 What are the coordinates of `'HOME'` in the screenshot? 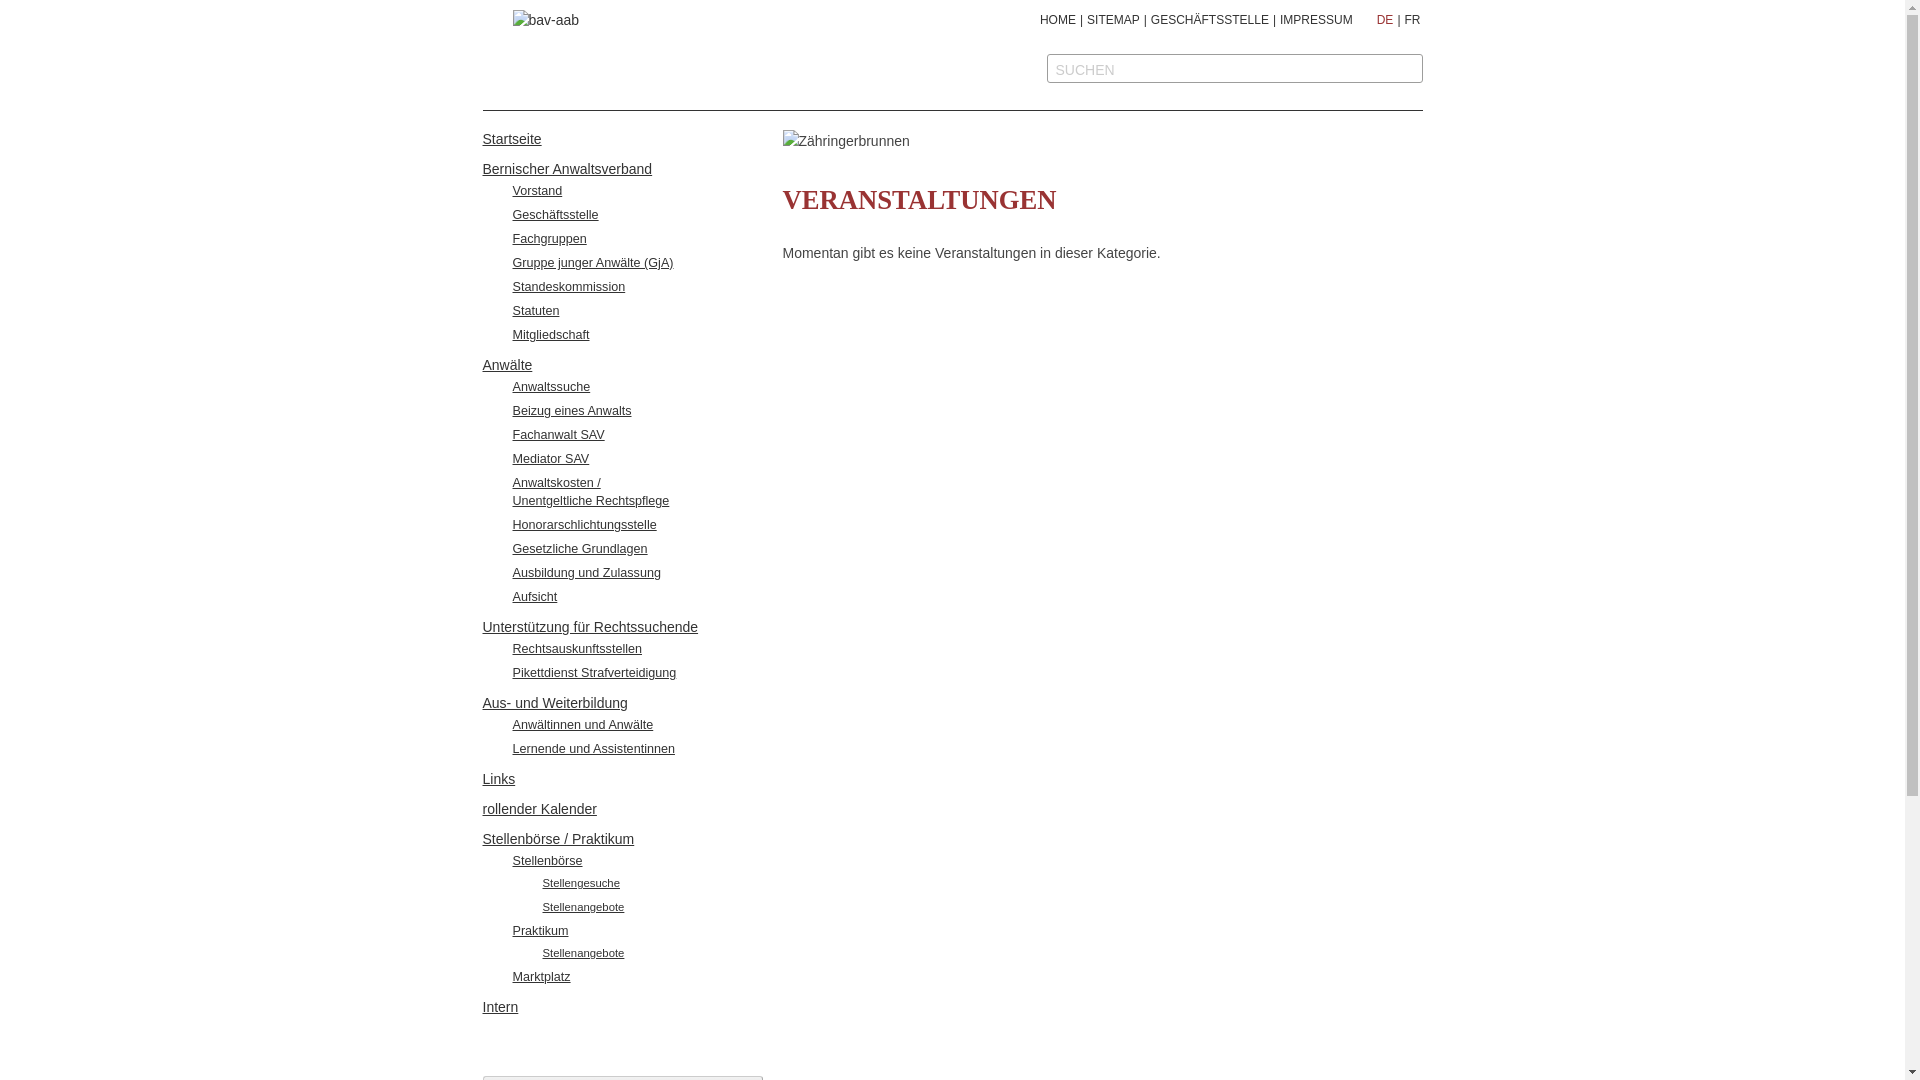 It's located at (1056, 19).